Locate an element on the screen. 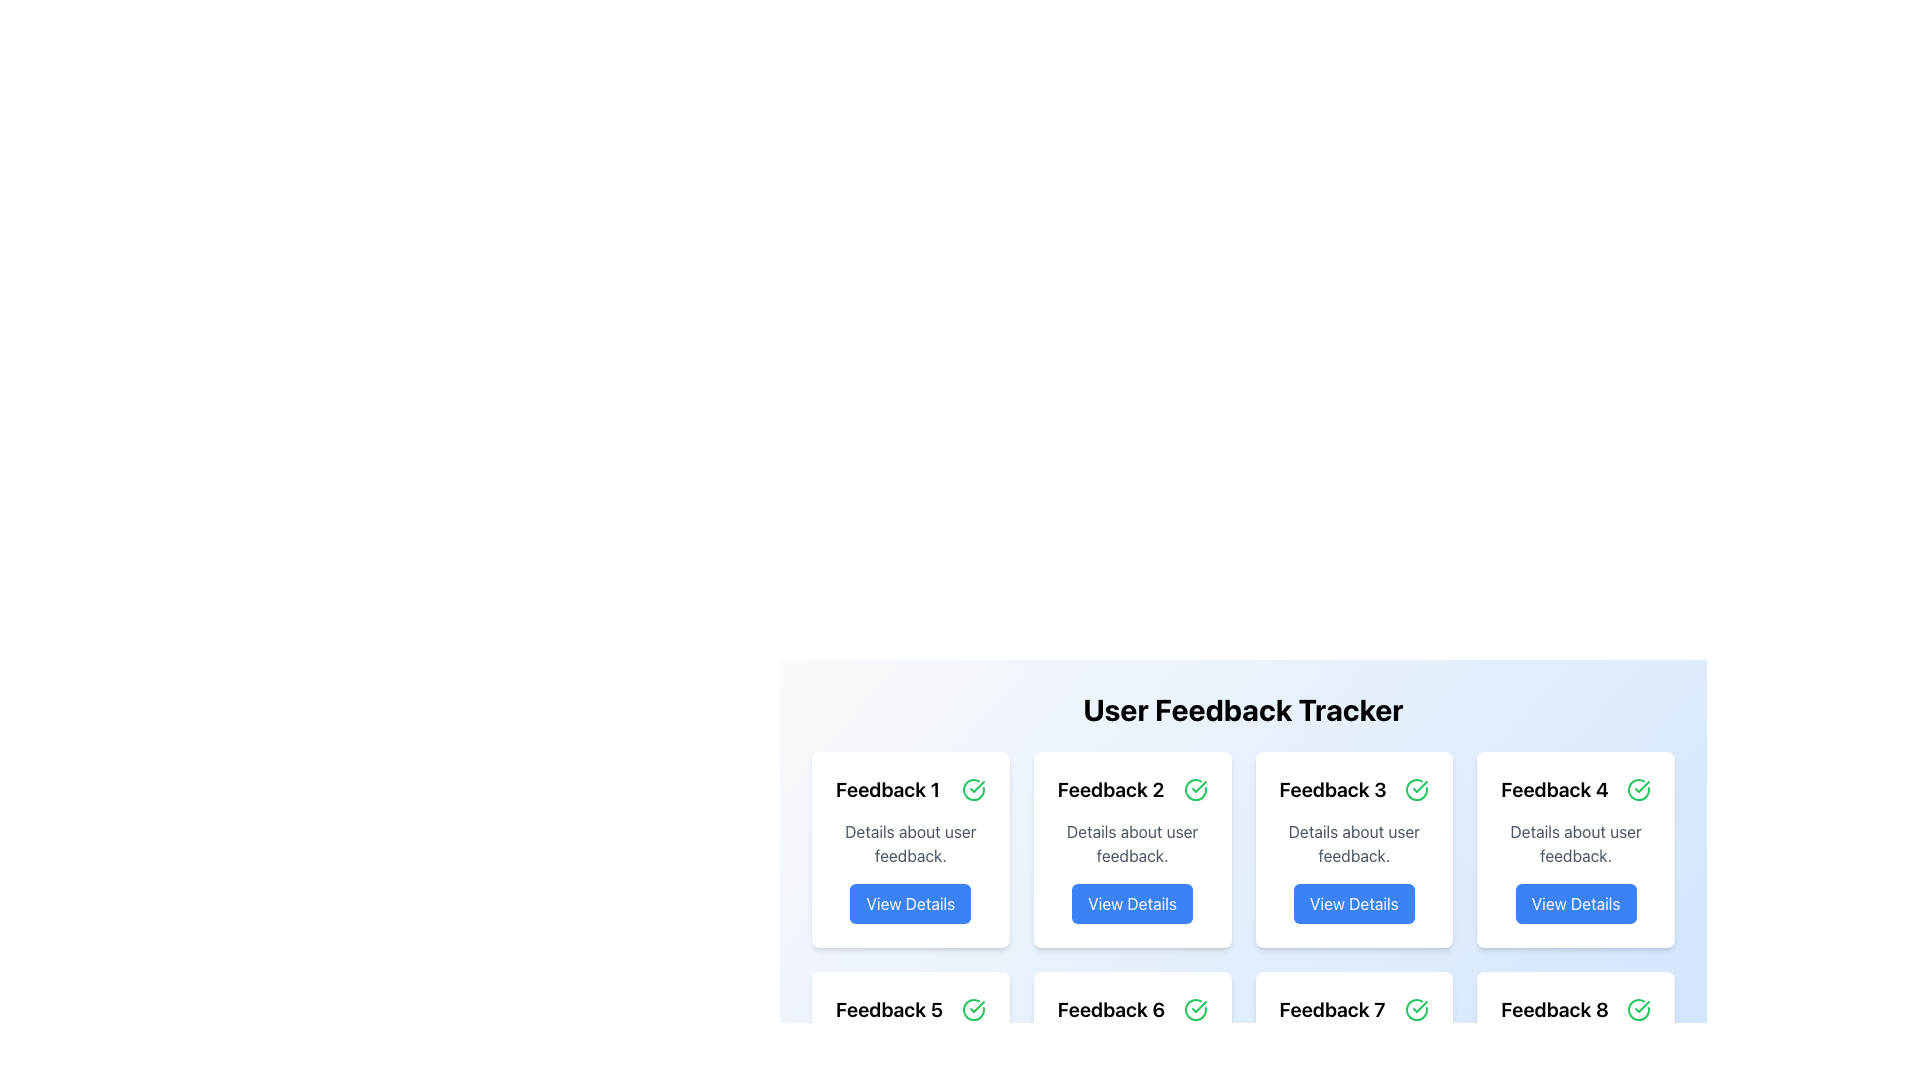 Image resolution: width=1920 pixels, height=1080 pixels. the Status Indicator Icon indicating that the feedback associated with 'Feedback 8' has been reviewed or marked as complete, located to the right of 'Feedback 8' in the last card of the second row is located at coordinates (1638, 1010).